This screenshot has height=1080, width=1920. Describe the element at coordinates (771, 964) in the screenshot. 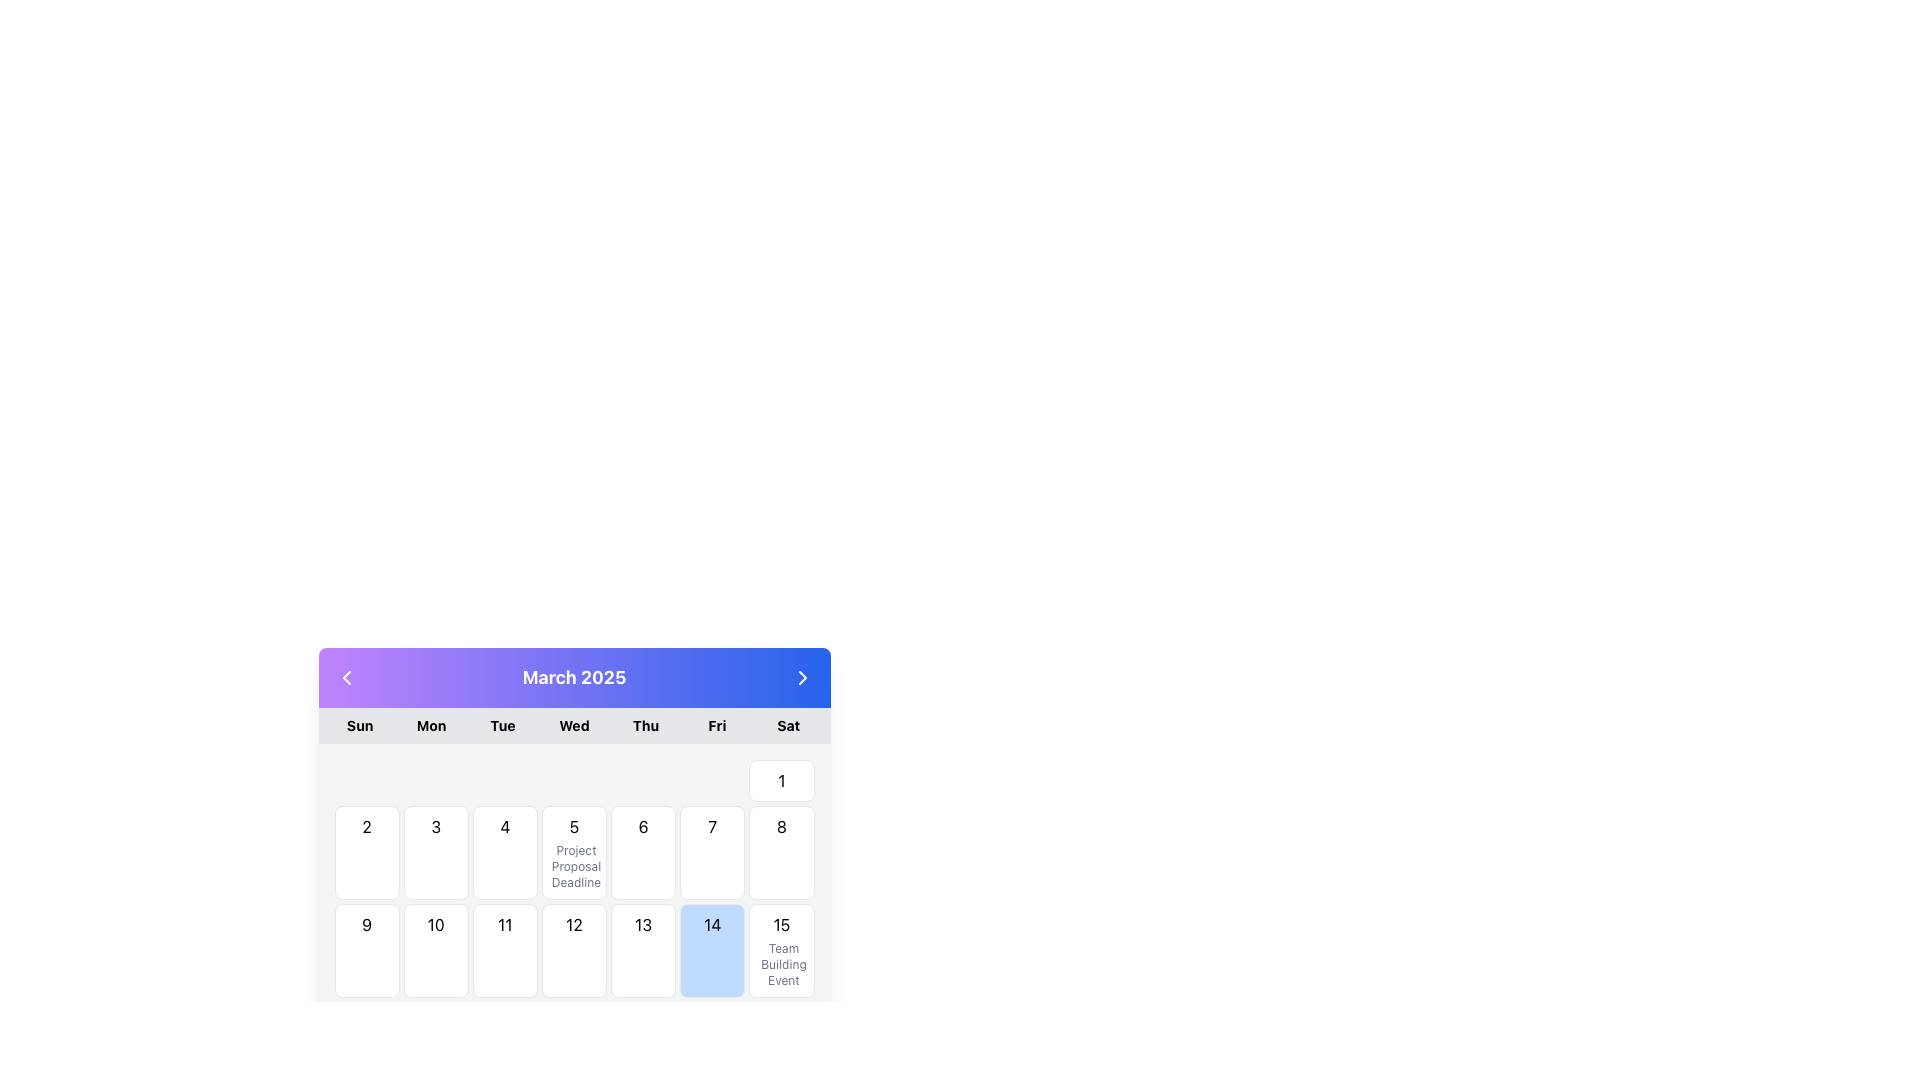

I see `the green checkmark icon located next to the 'Team Event' text in the calendar interface for March 15, 2025` at that location.